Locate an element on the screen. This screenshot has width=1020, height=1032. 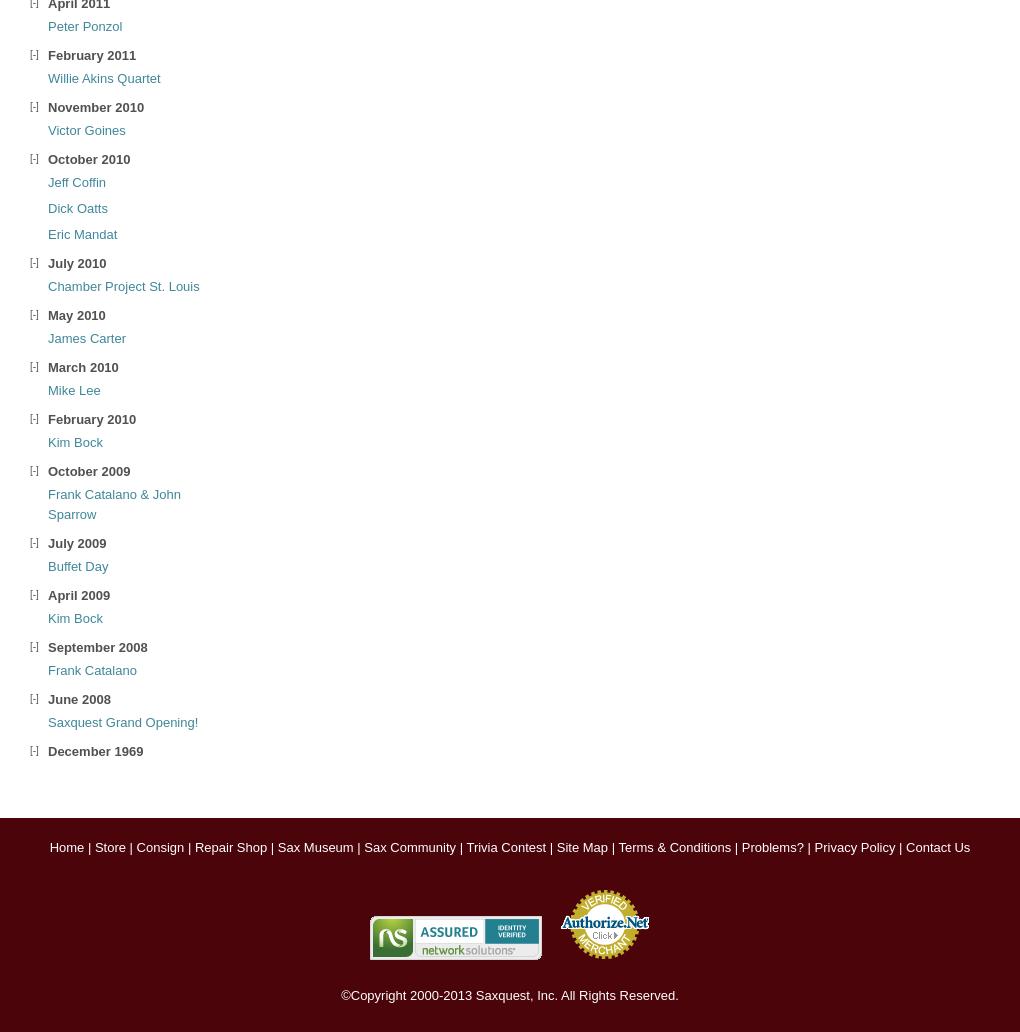
'Problems?' is located at coordinates (771, 846).